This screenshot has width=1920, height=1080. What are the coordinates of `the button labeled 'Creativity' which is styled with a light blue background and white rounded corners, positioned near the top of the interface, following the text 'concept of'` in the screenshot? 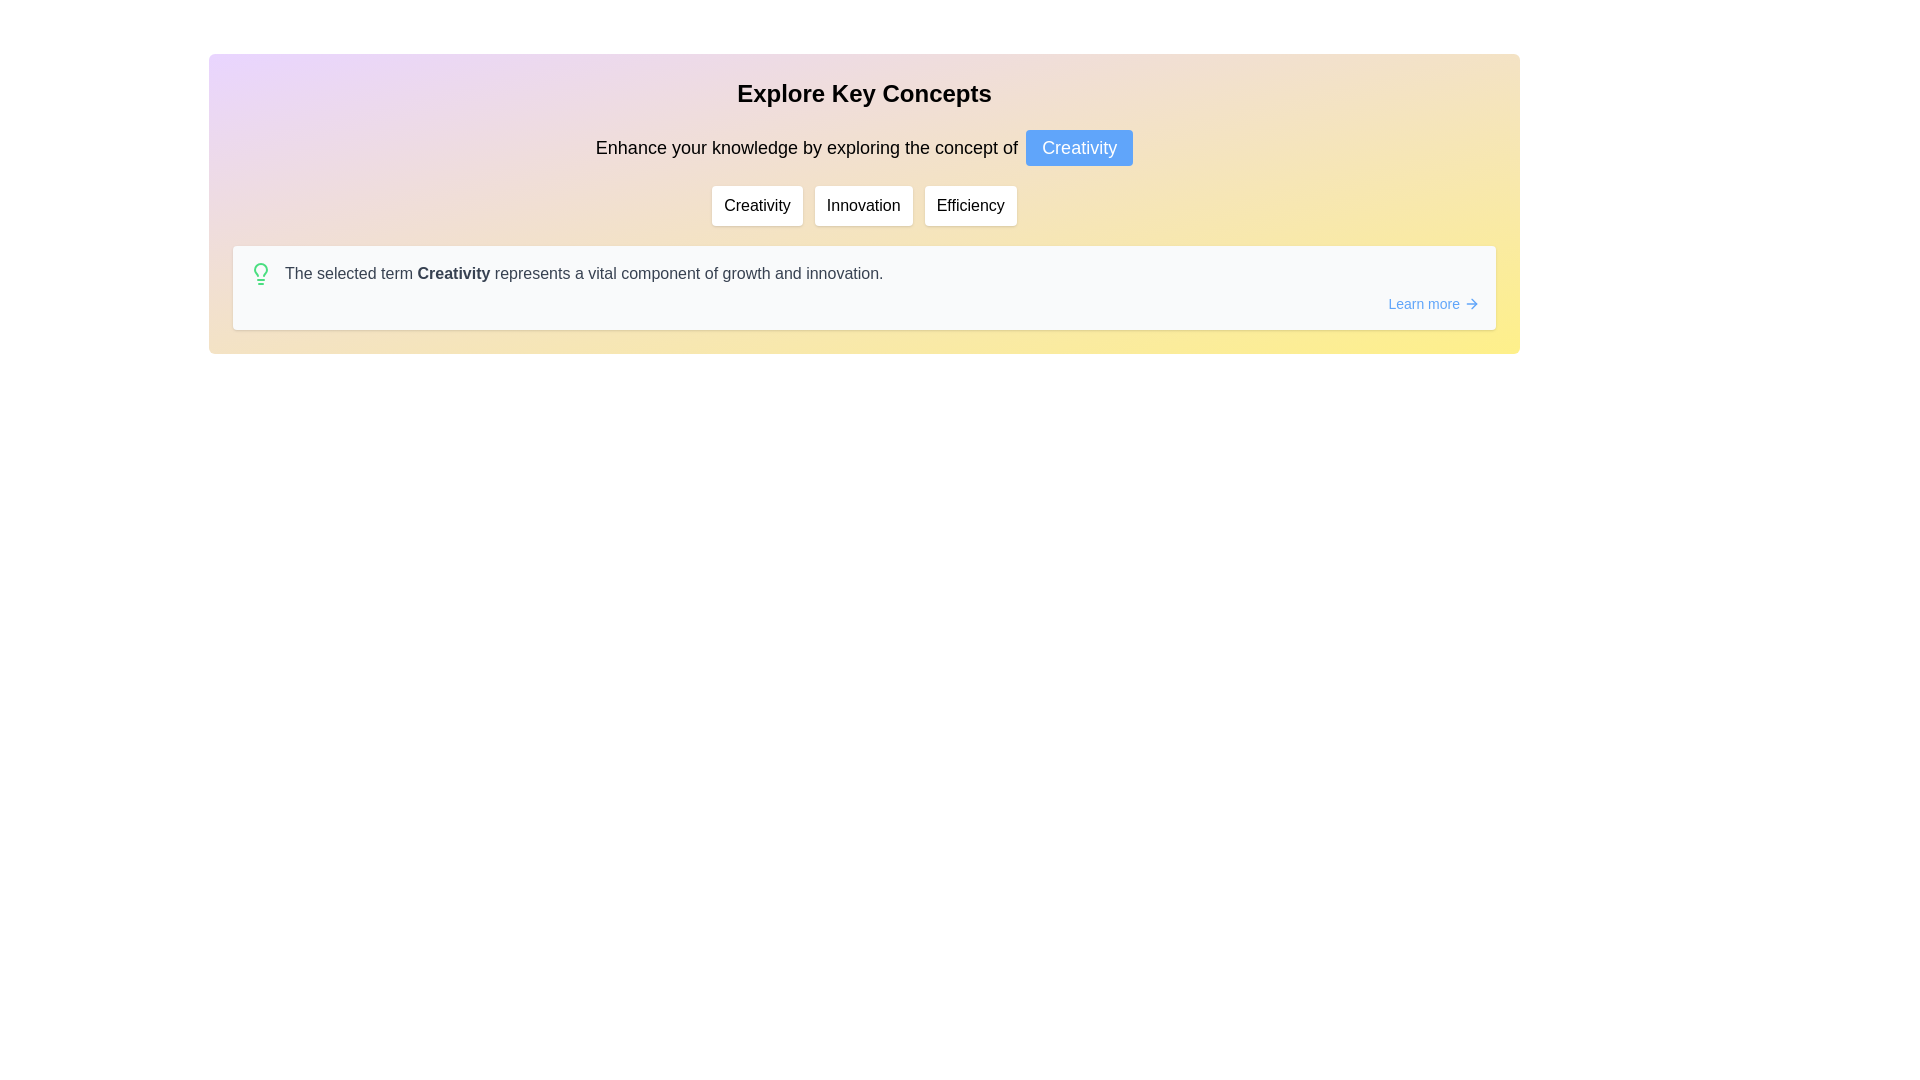 It's located at (1078, 146).